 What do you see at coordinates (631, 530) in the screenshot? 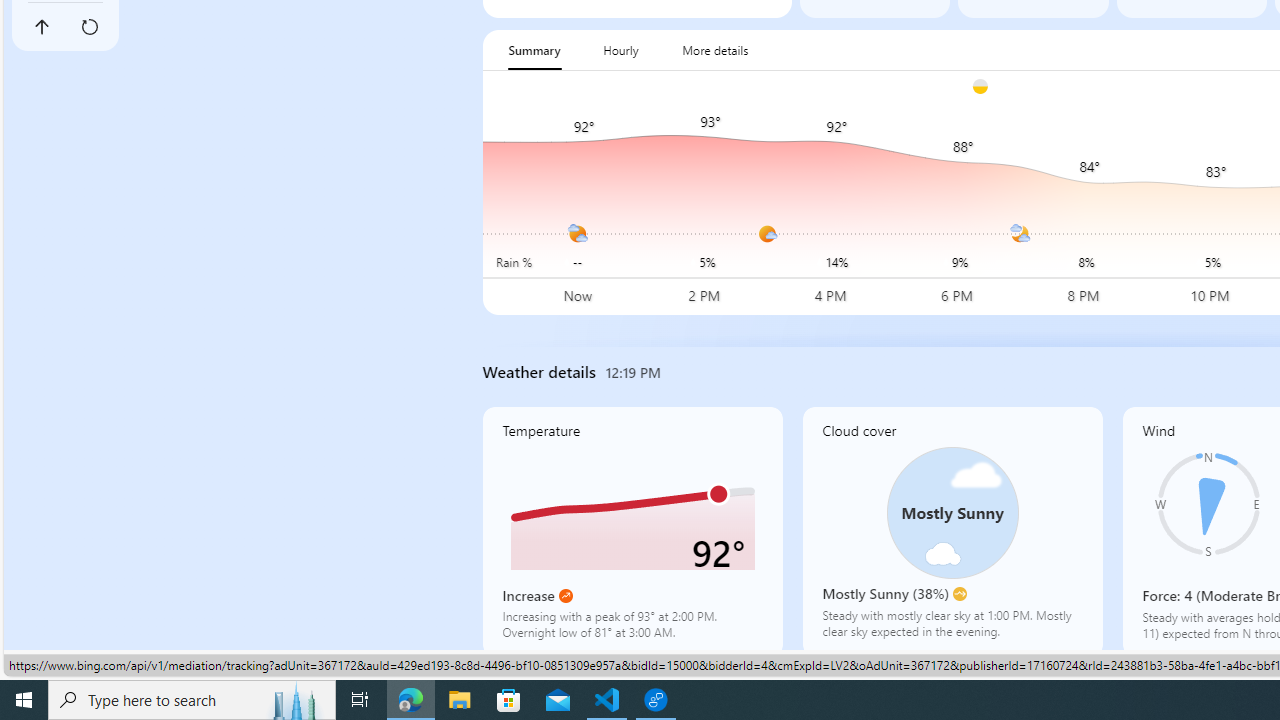
I see `'Temperature'` at bounding box center [631, 530].